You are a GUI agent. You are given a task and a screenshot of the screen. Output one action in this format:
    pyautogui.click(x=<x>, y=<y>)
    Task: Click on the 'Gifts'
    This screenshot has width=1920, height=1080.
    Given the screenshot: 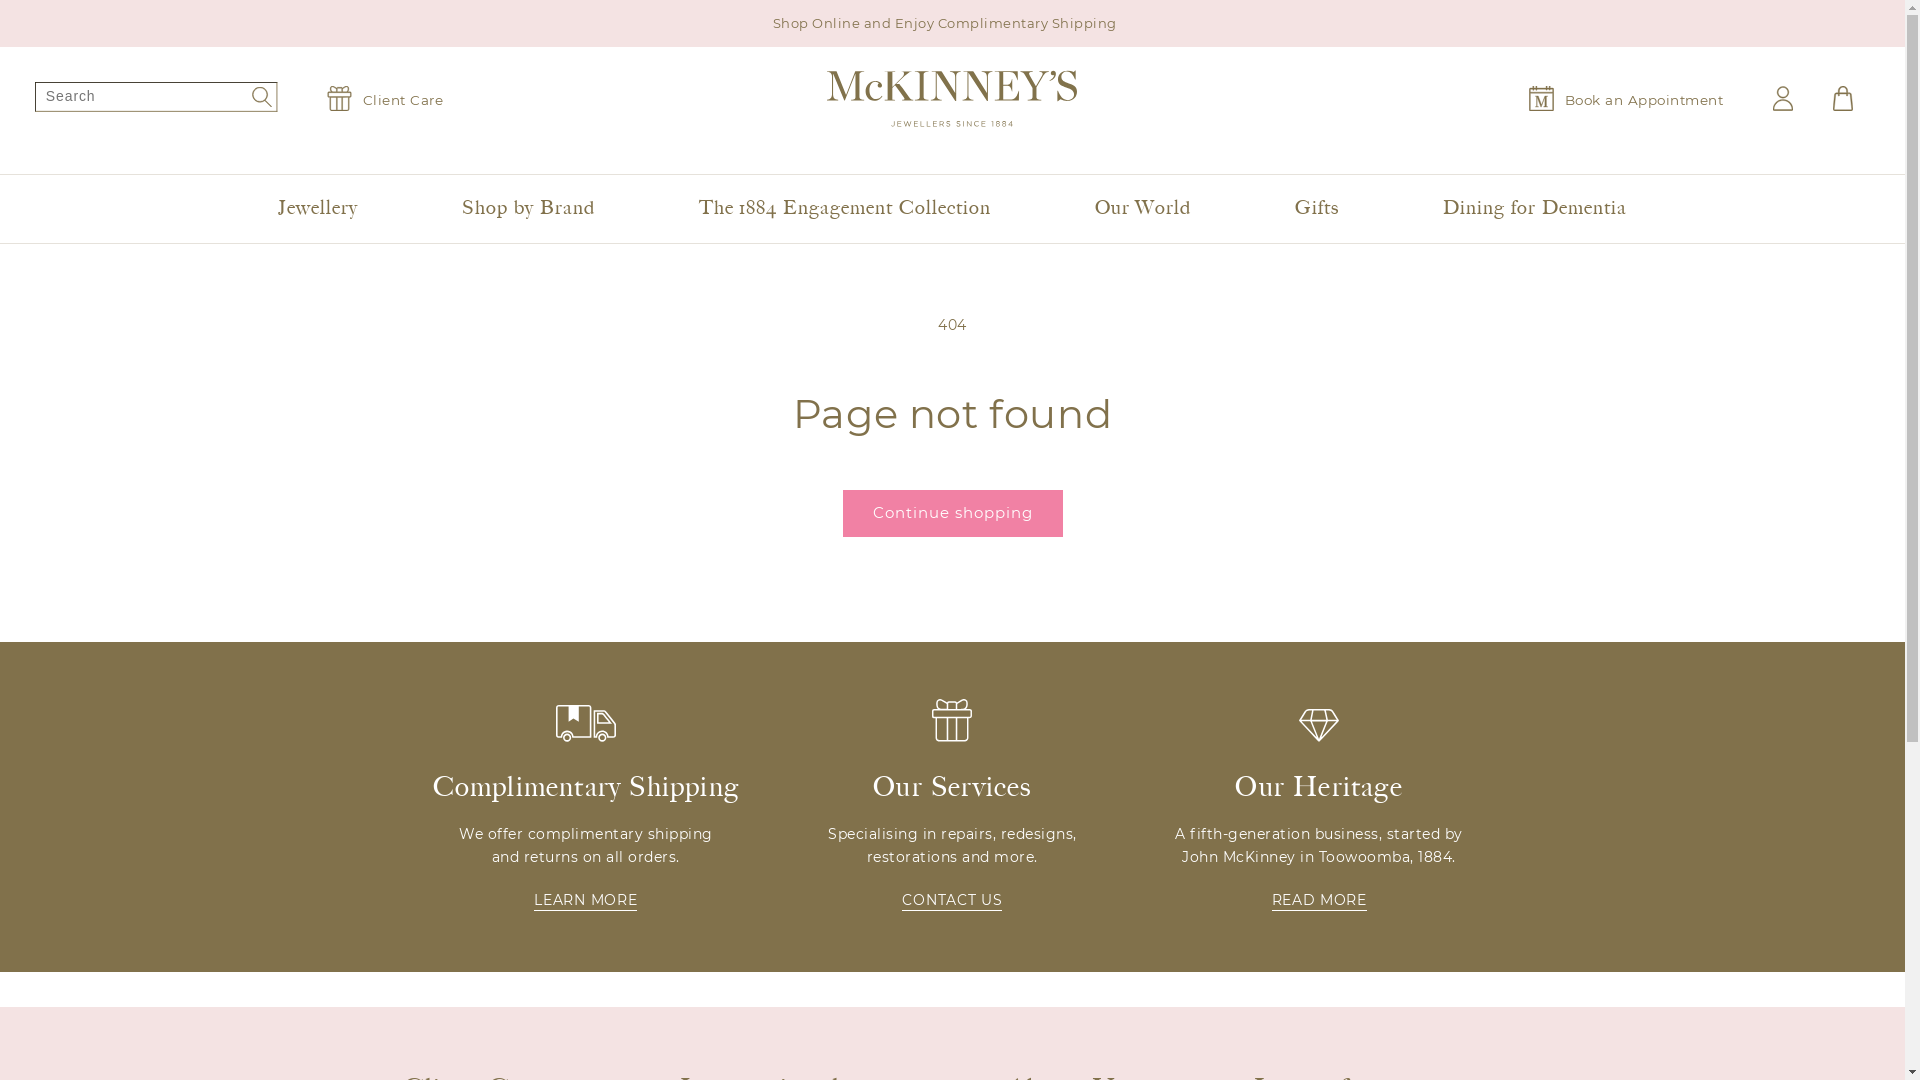 What is the action you would take?
    pyautogui.click(x=1316, y=208)
    